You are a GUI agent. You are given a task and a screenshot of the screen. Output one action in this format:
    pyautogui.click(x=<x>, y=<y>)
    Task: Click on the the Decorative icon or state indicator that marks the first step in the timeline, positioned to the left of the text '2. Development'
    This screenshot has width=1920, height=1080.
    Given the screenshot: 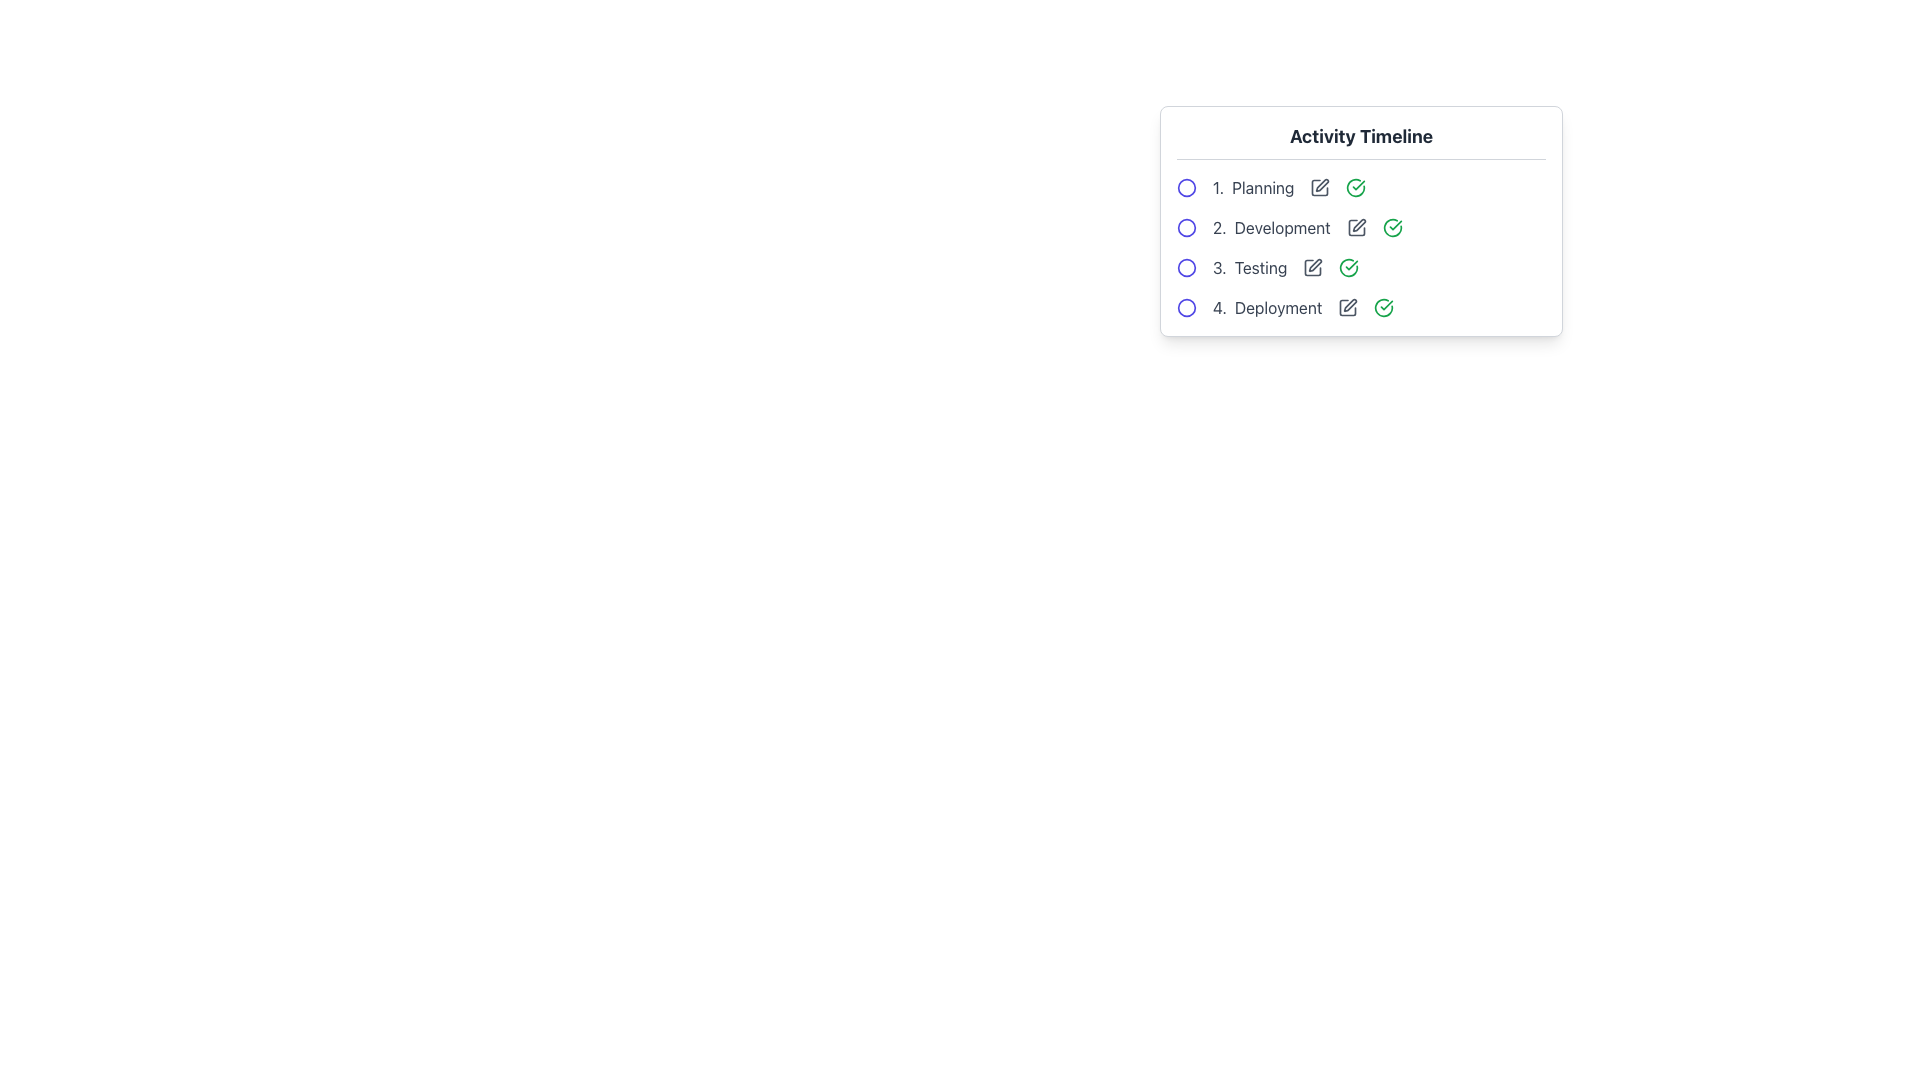 What is the action you would take?
    pyautogui.click(x=1186, y=226)
    